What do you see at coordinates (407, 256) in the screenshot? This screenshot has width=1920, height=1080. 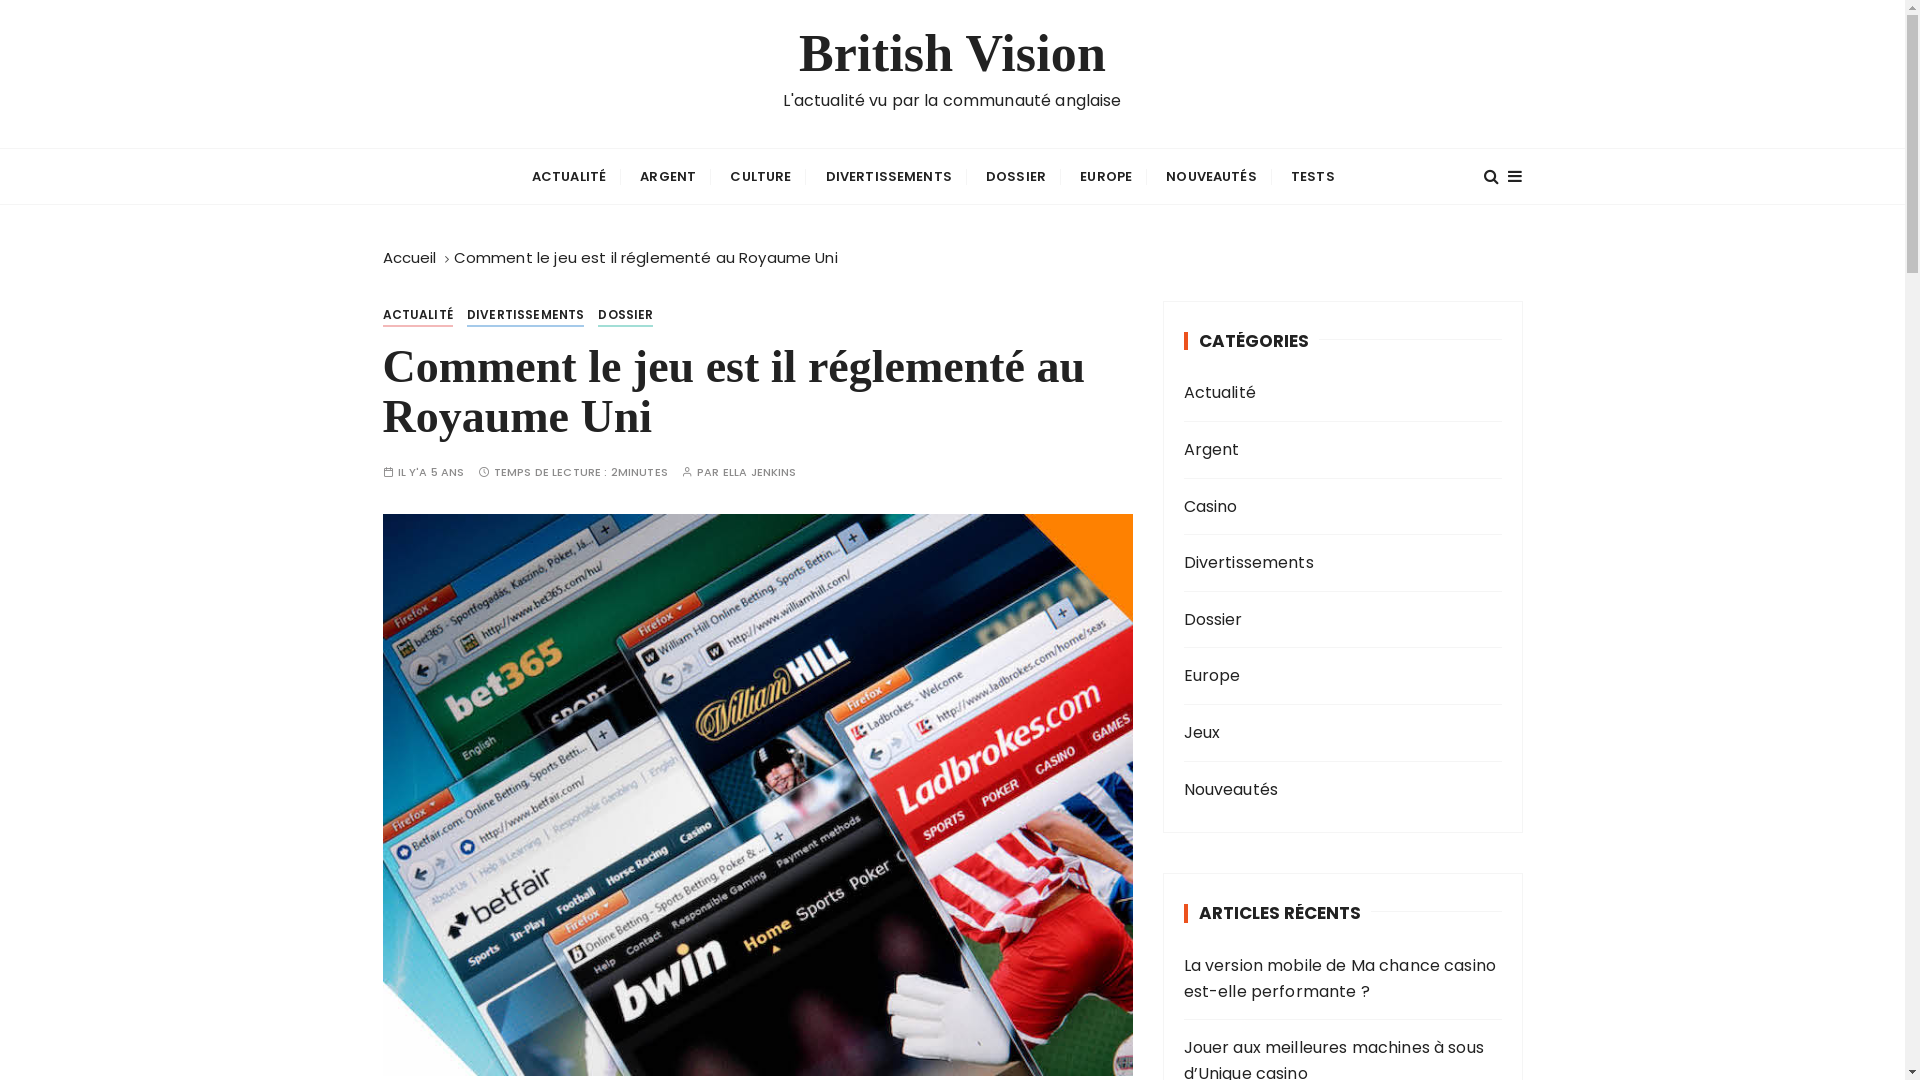 I see `'Accueil'` at bounding box center [407, 256].